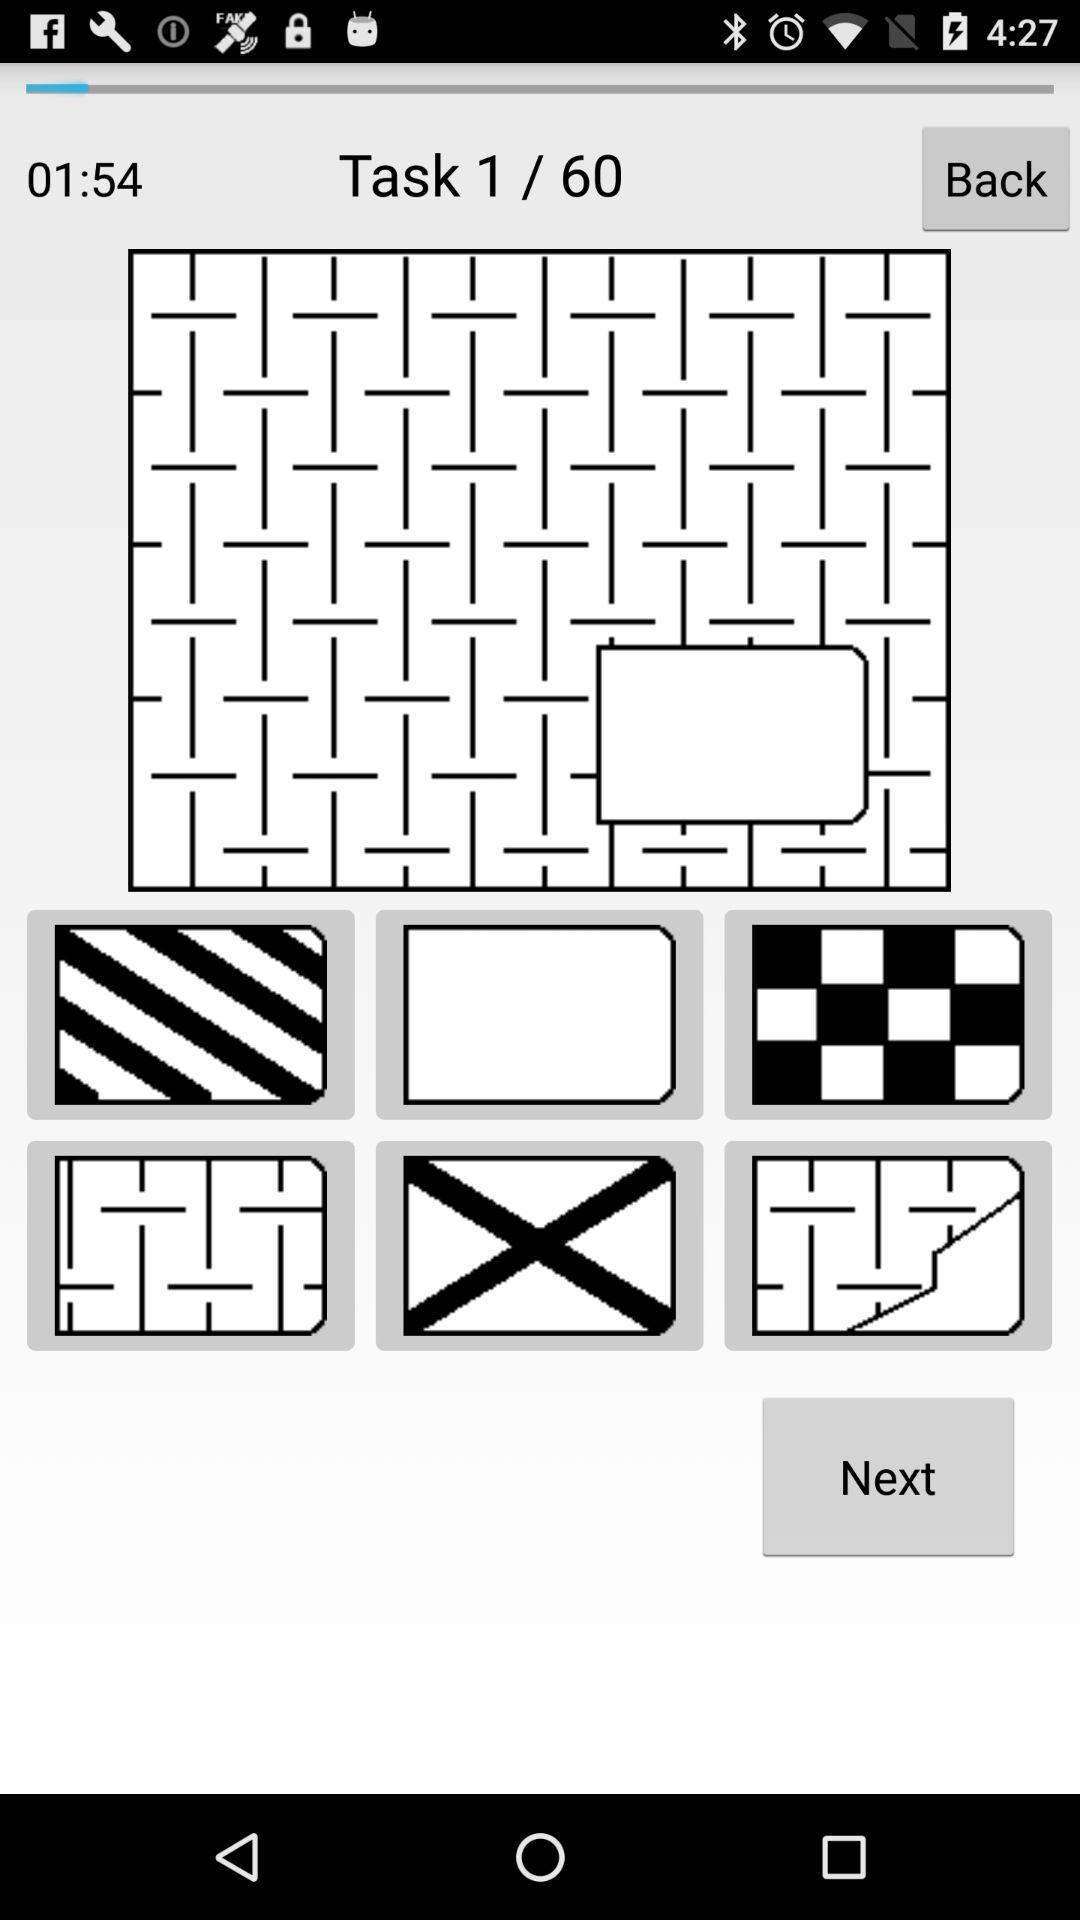  I want to click on layout change, so click(887, 1014).